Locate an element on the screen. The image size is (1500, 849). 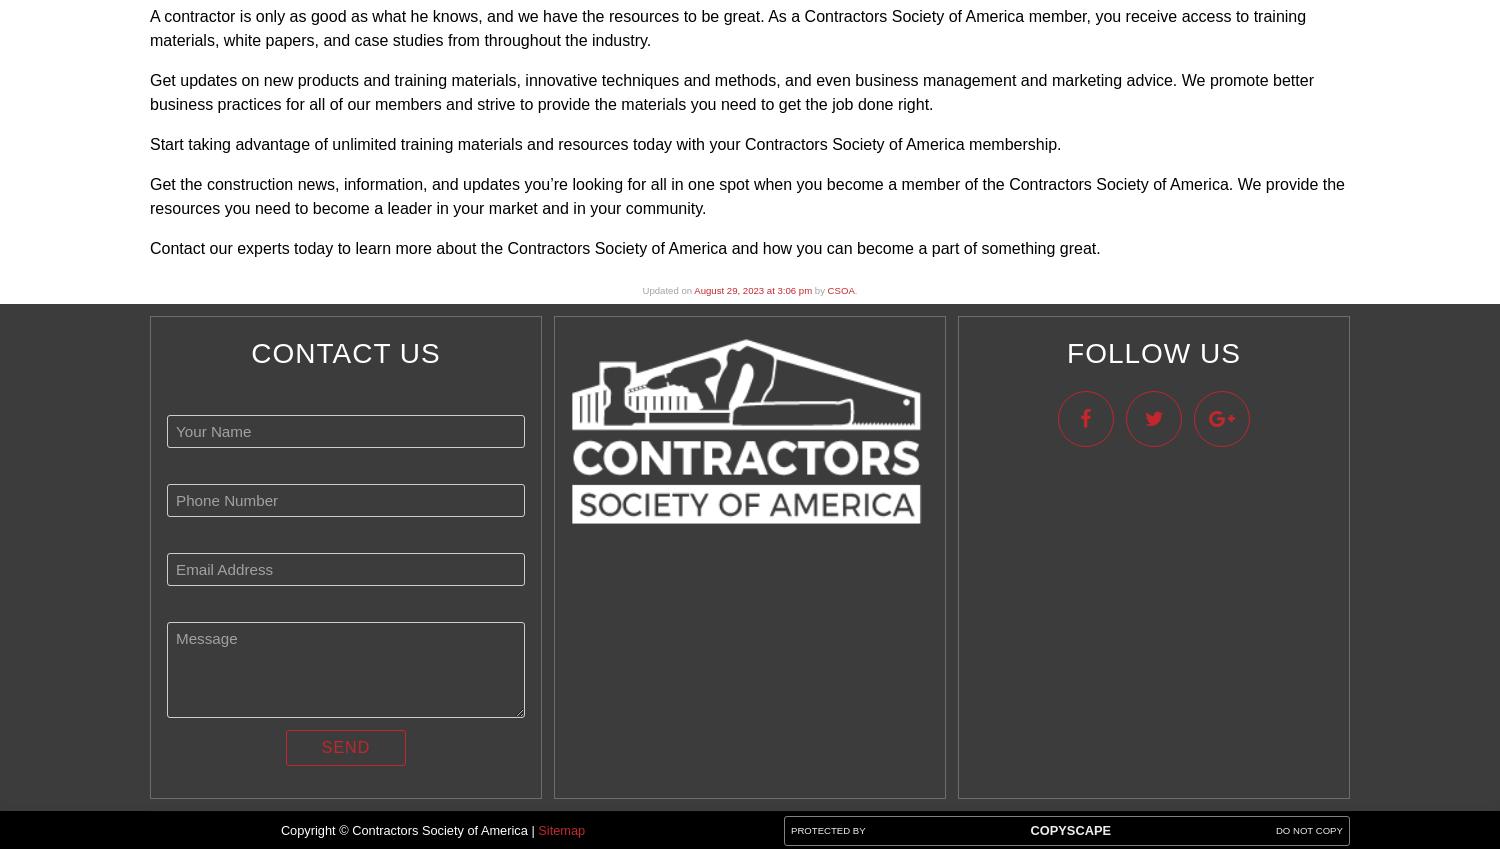
'August 29, 2023 at 3:06 pm' is located at coordinates (753, 289).